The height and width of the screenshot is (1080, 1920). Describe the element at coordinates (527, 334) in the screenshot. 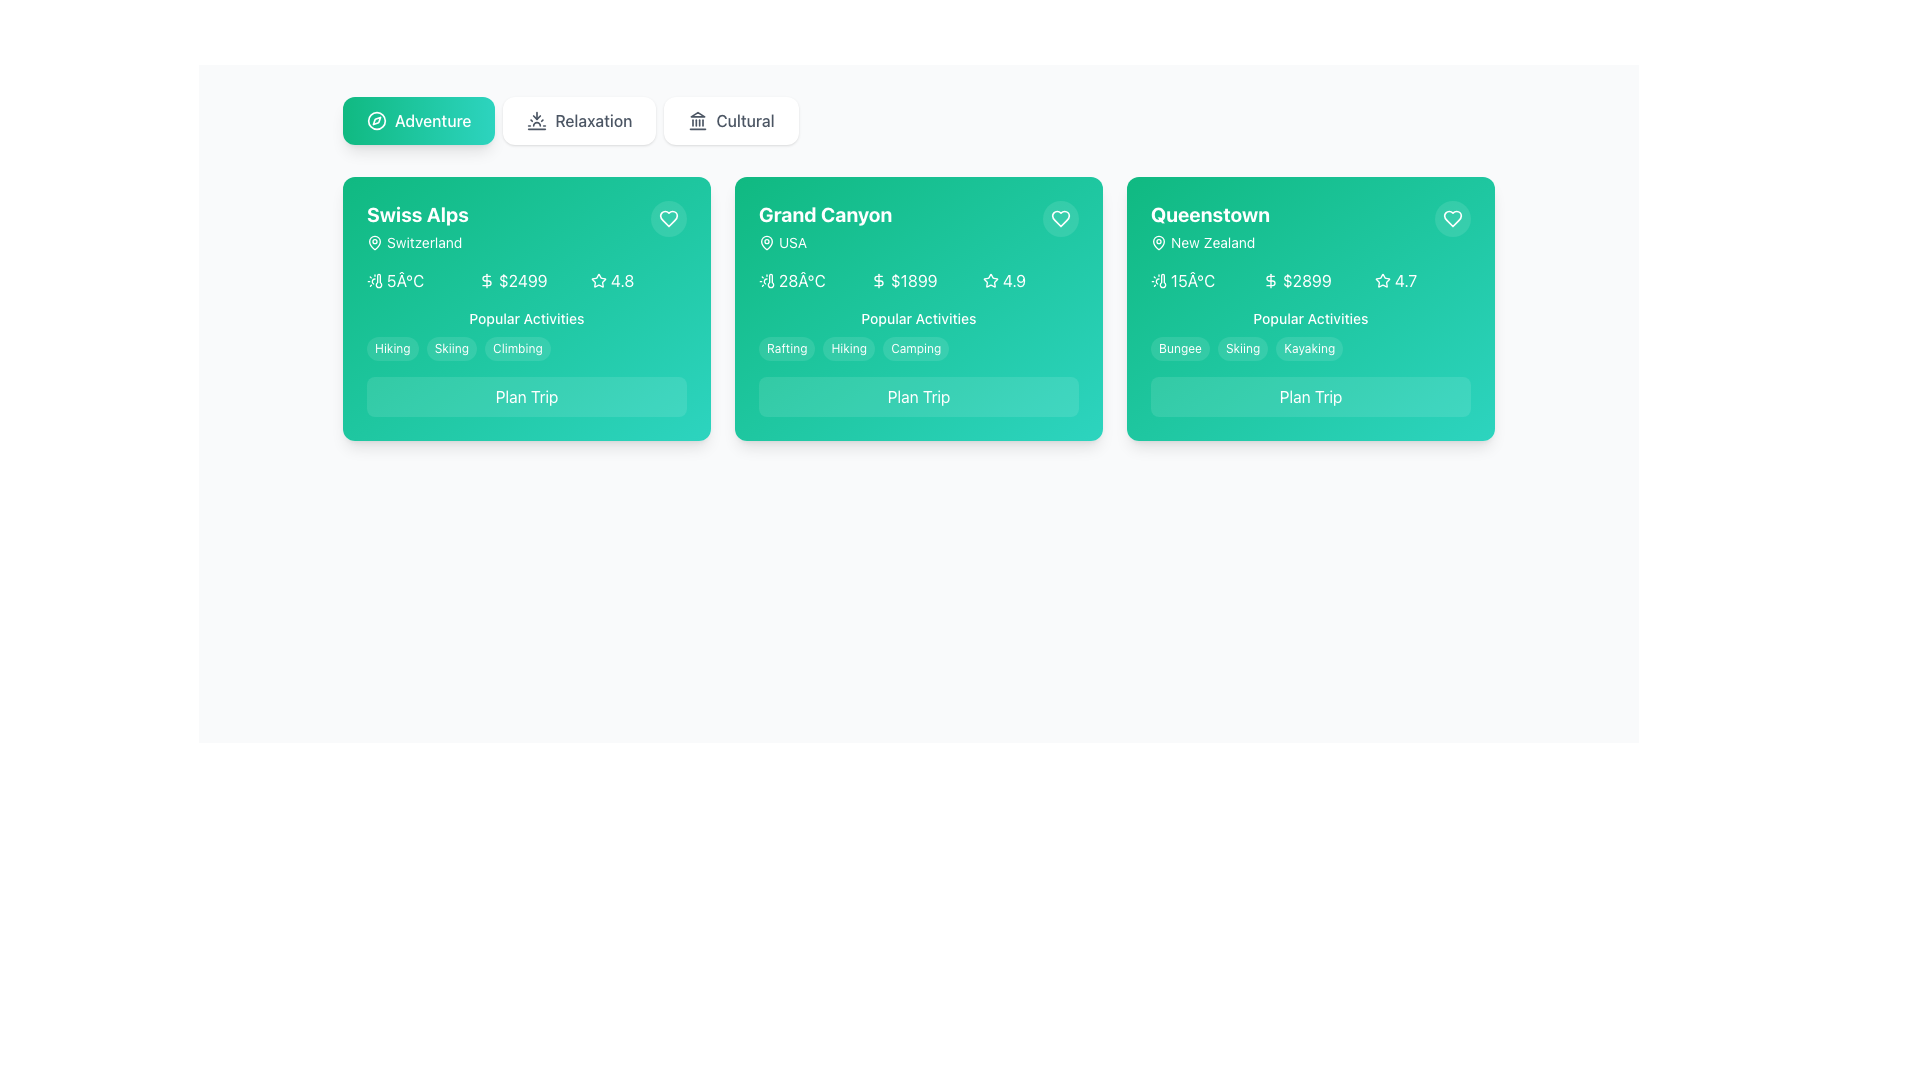

I see `the 'Climbing' button within the 'Popular Activities' list located in the Swiss Alps card` at that location.